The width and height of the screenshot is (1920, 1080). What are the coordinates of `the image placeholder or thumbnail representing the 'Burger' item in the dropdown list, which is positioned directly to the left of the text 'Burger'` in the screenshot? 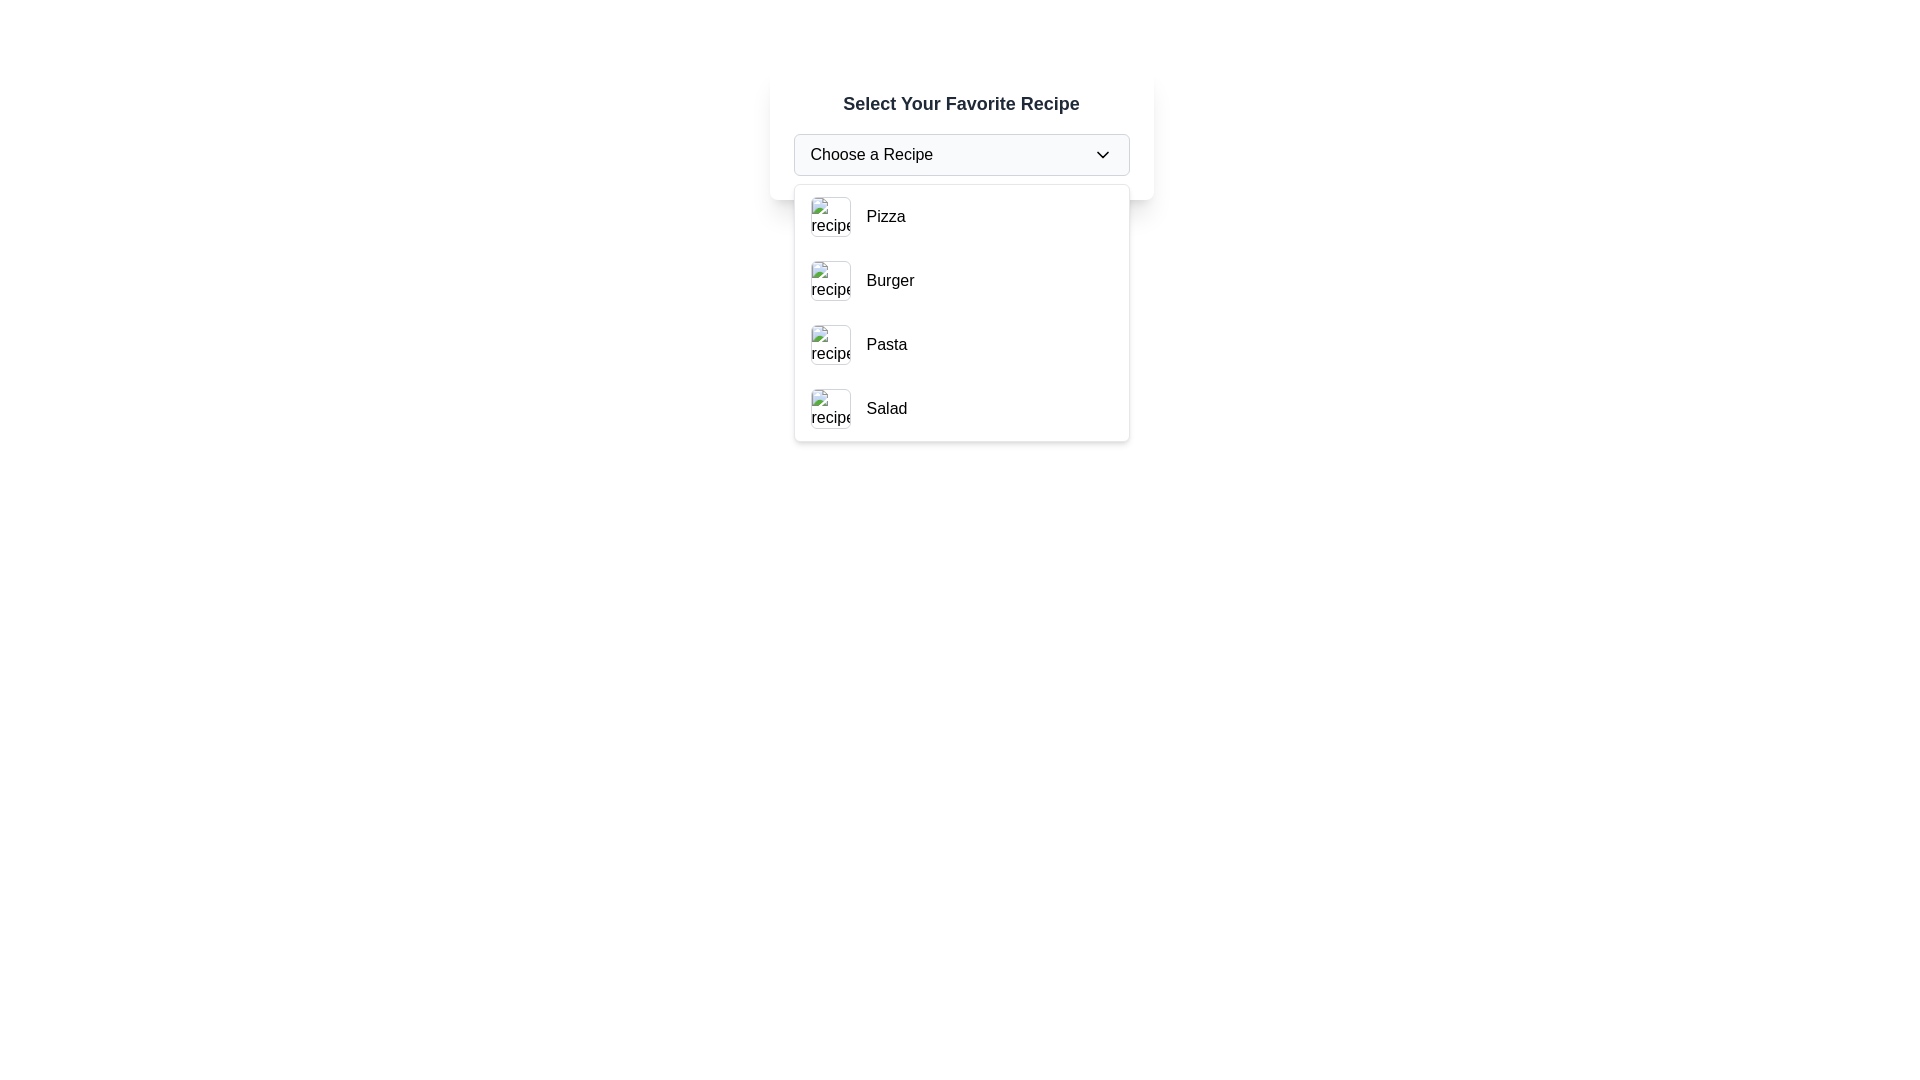 It's located at (830, 281).